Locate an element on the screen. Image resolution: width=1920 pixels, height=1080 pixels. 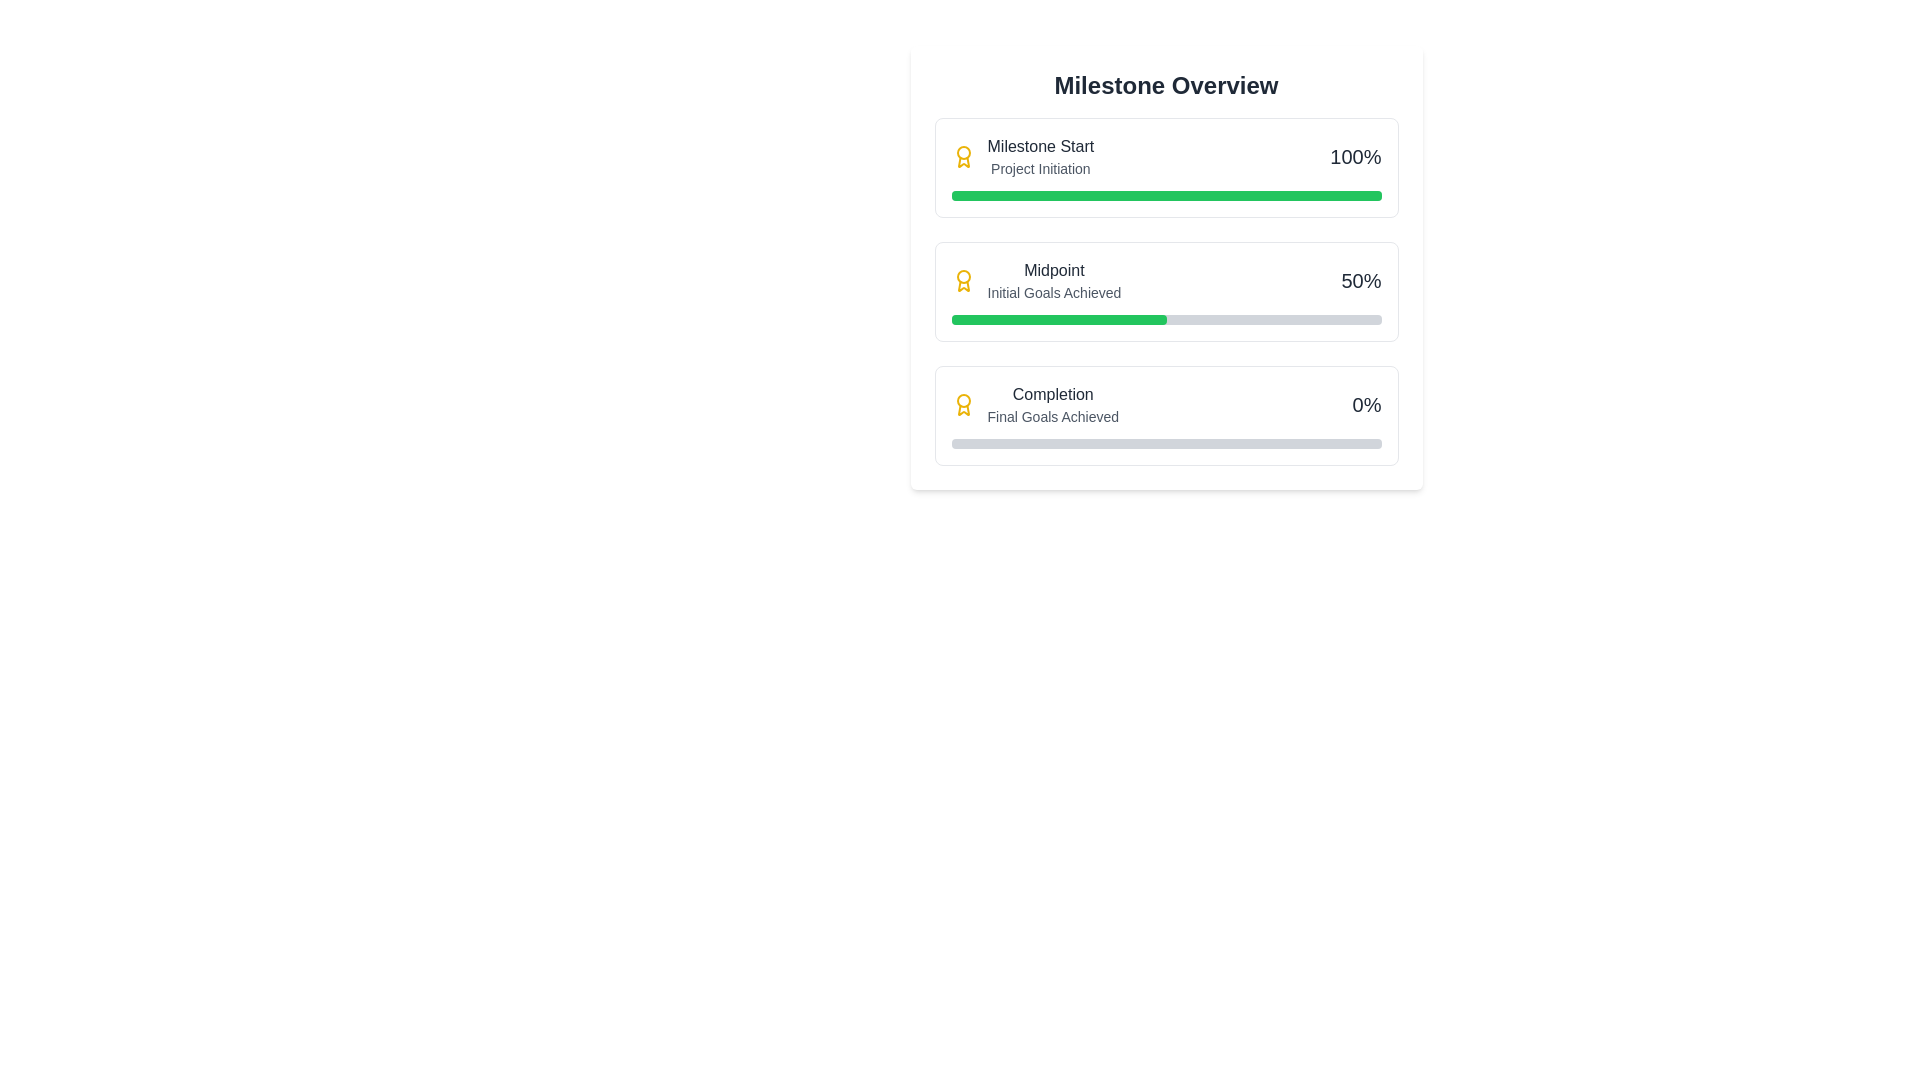
the text label providing additional information about the 'Milestone Start' milestone, located beneath the 'Milestone Start' label in the milestone overview is located at coordinates (1040, 168).